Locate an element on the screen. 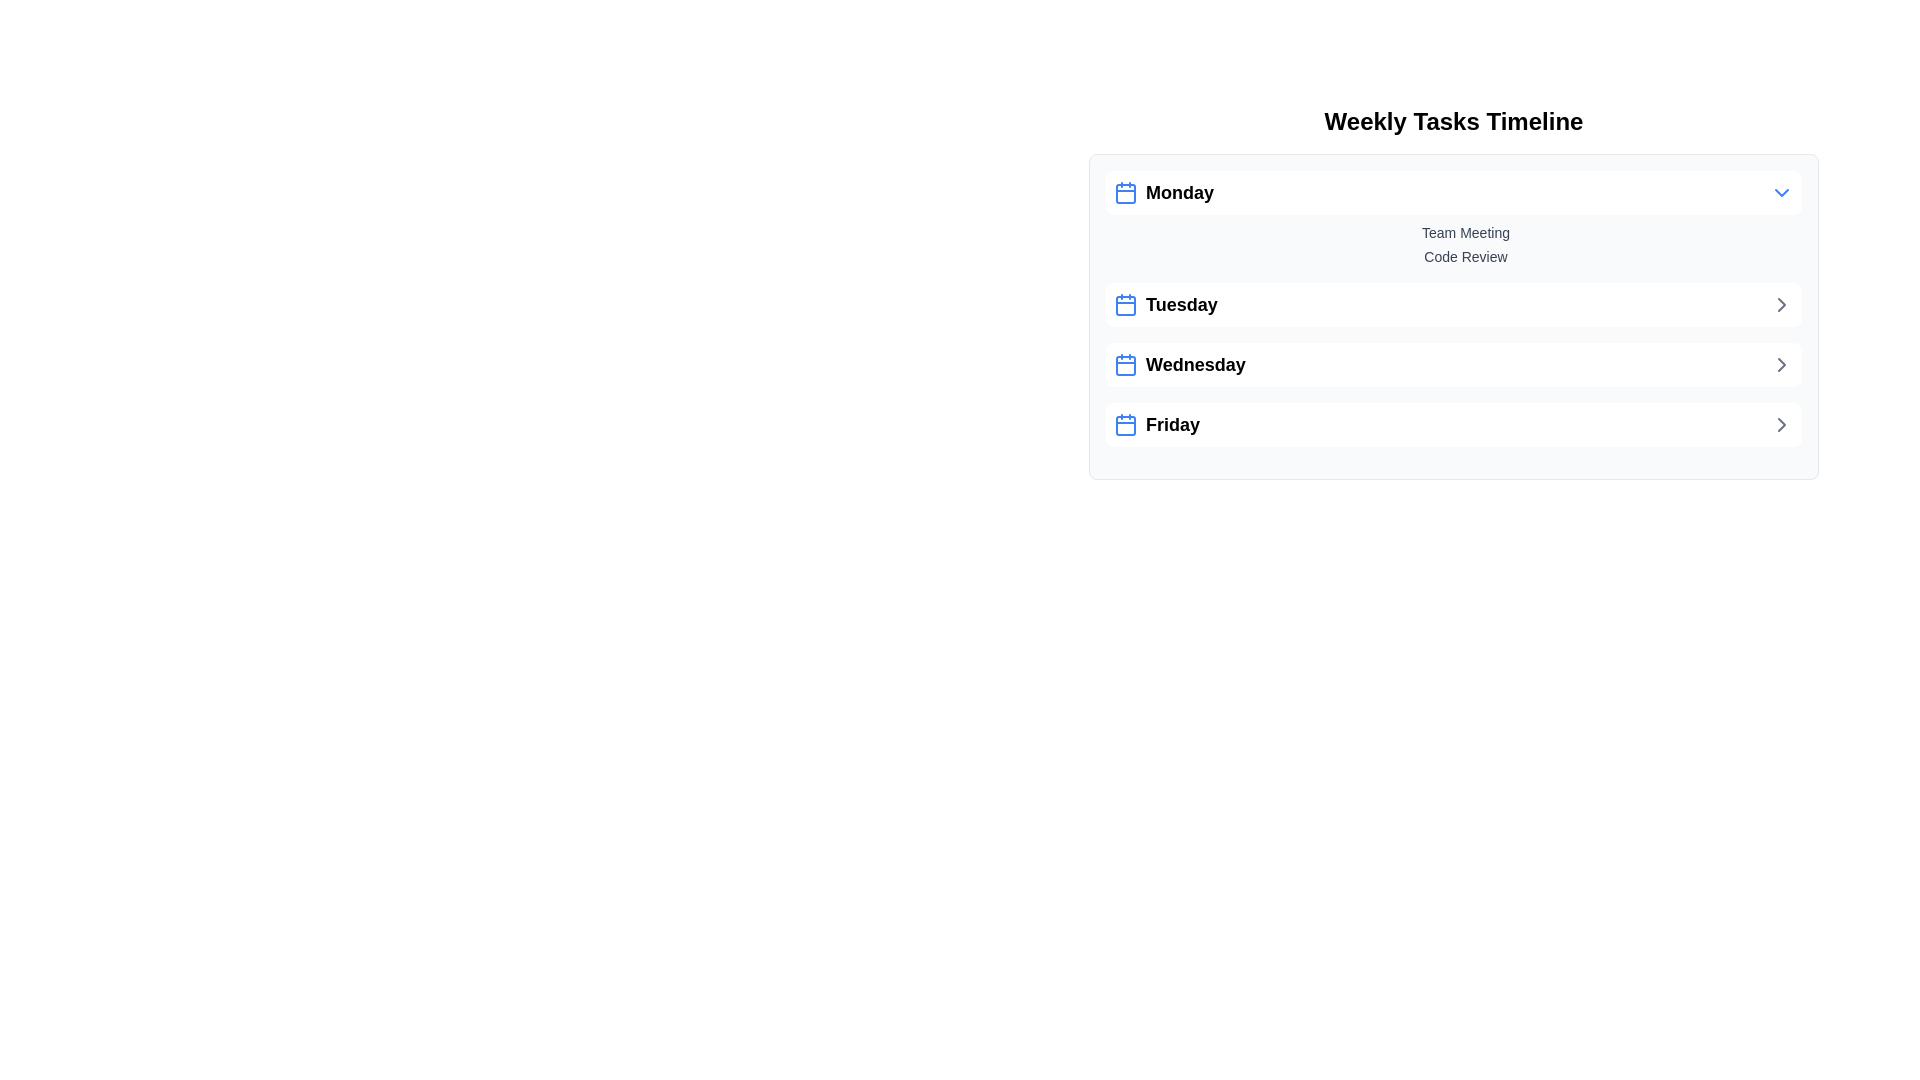 The height and width of the screenshot is (1080, 1920). the decorative background for the calendar icon associated with the 'Tuesday' entry in the Weekly Tasks Timeline card is located at coordinates (1126, 305).